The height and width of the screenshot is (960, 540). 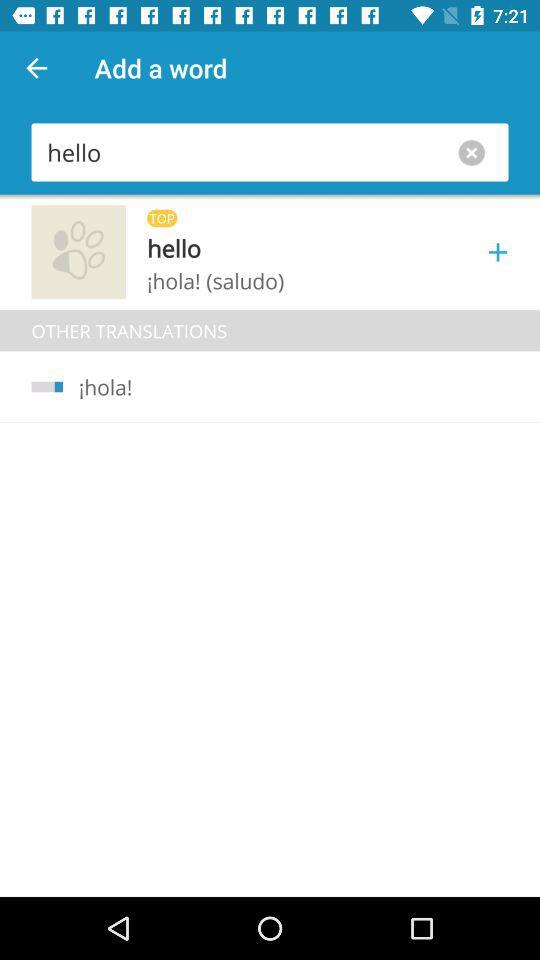 What do you see at coordinates (36, 68) in the screenshot?
I see `the item above the hello icon` at bounding box center [36, 68].